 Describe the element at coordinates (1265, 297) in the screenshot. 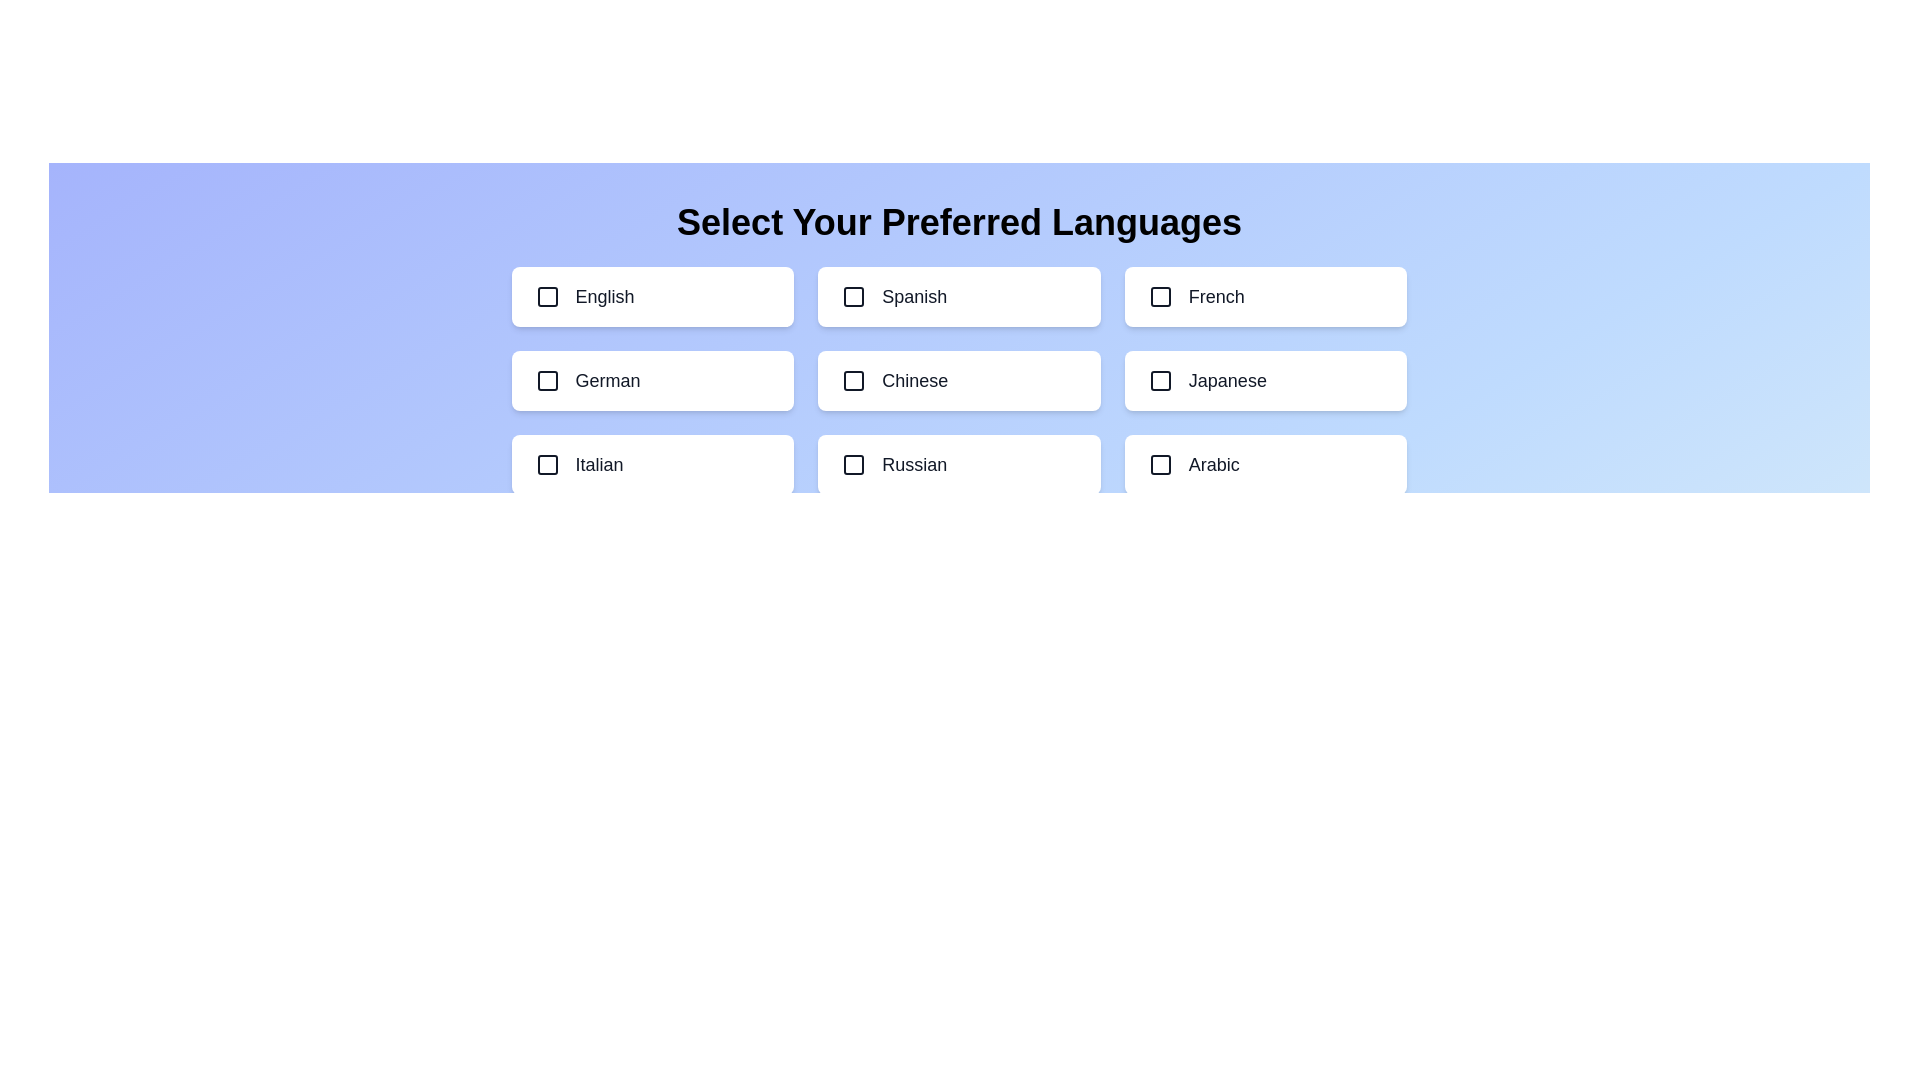

I see `the language option French` at that location.